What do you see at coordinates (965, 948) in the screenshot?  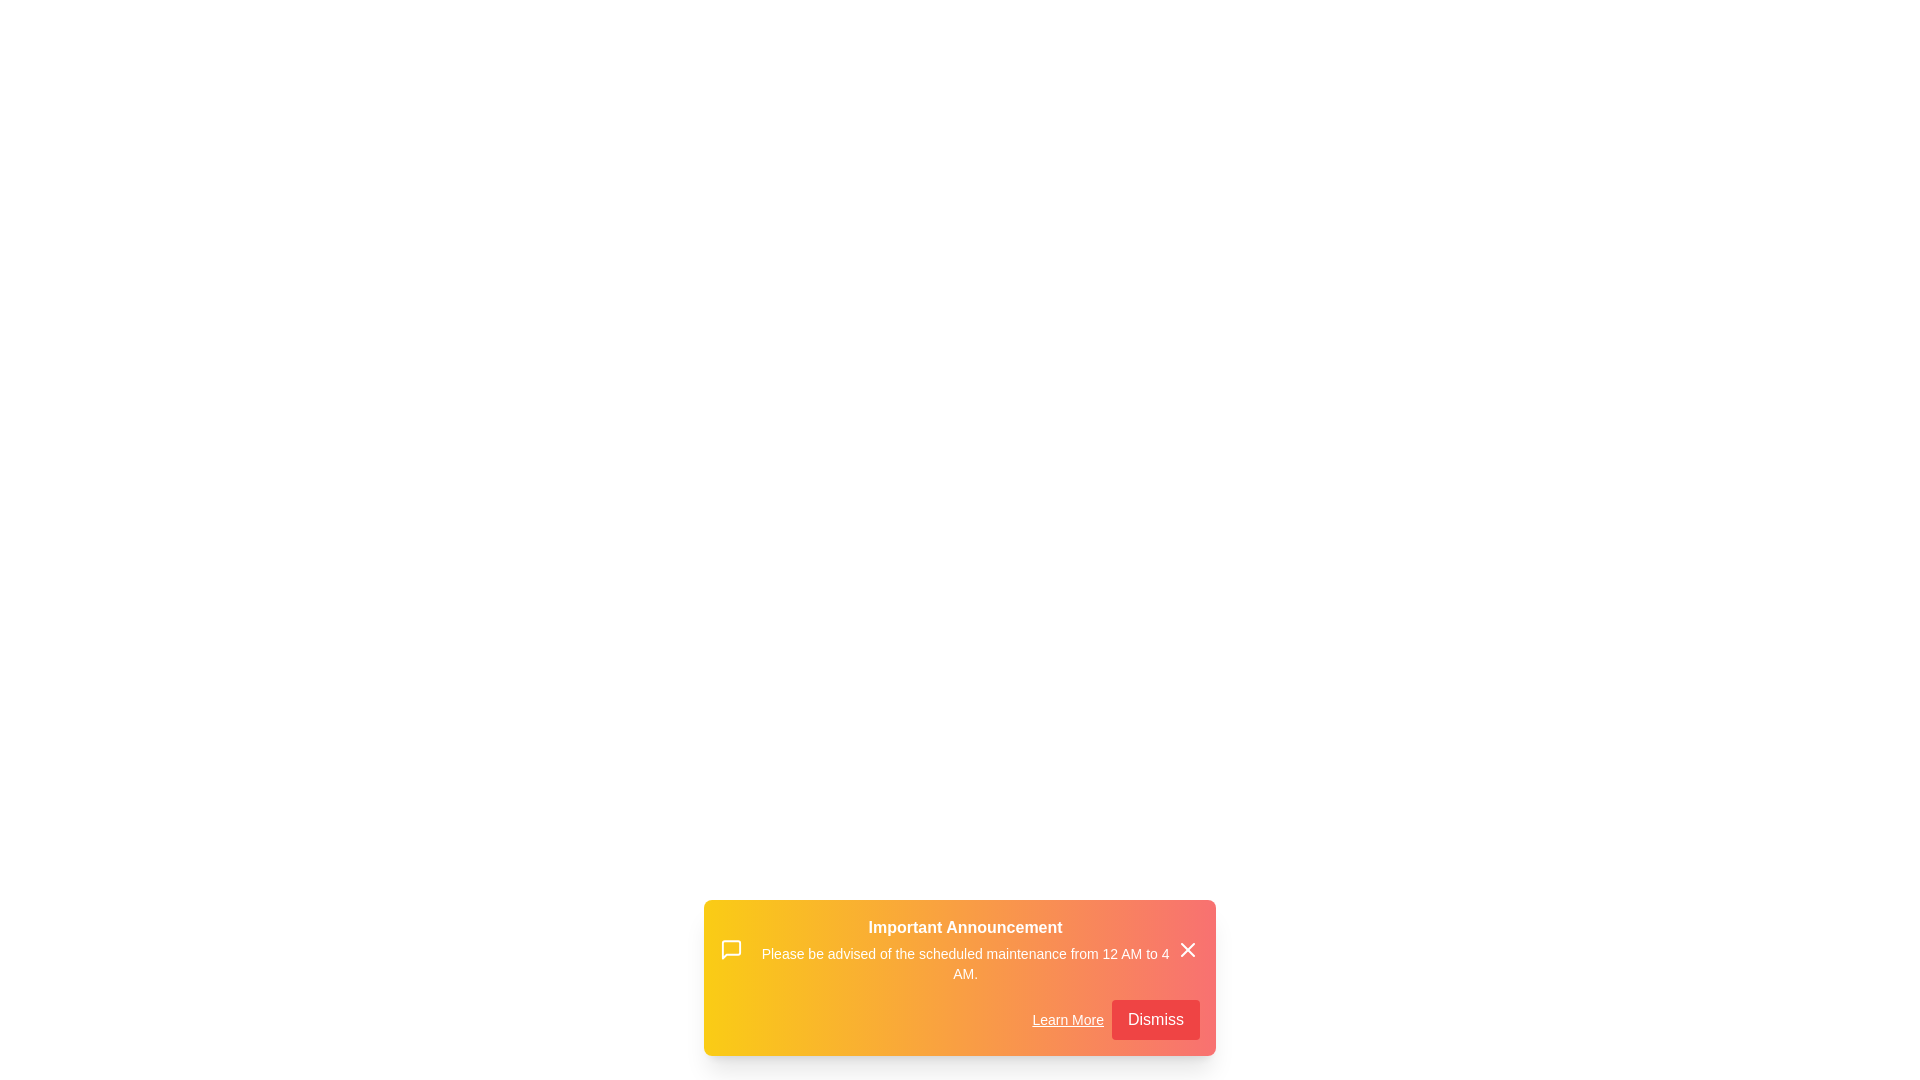 I see `the Text Block that informs the user about an important announcement regarding scheduled maintenance, located to the right of an icon and above the 'Learn More' and 'Dismiss' buttons` at bounding box center [965, 948].